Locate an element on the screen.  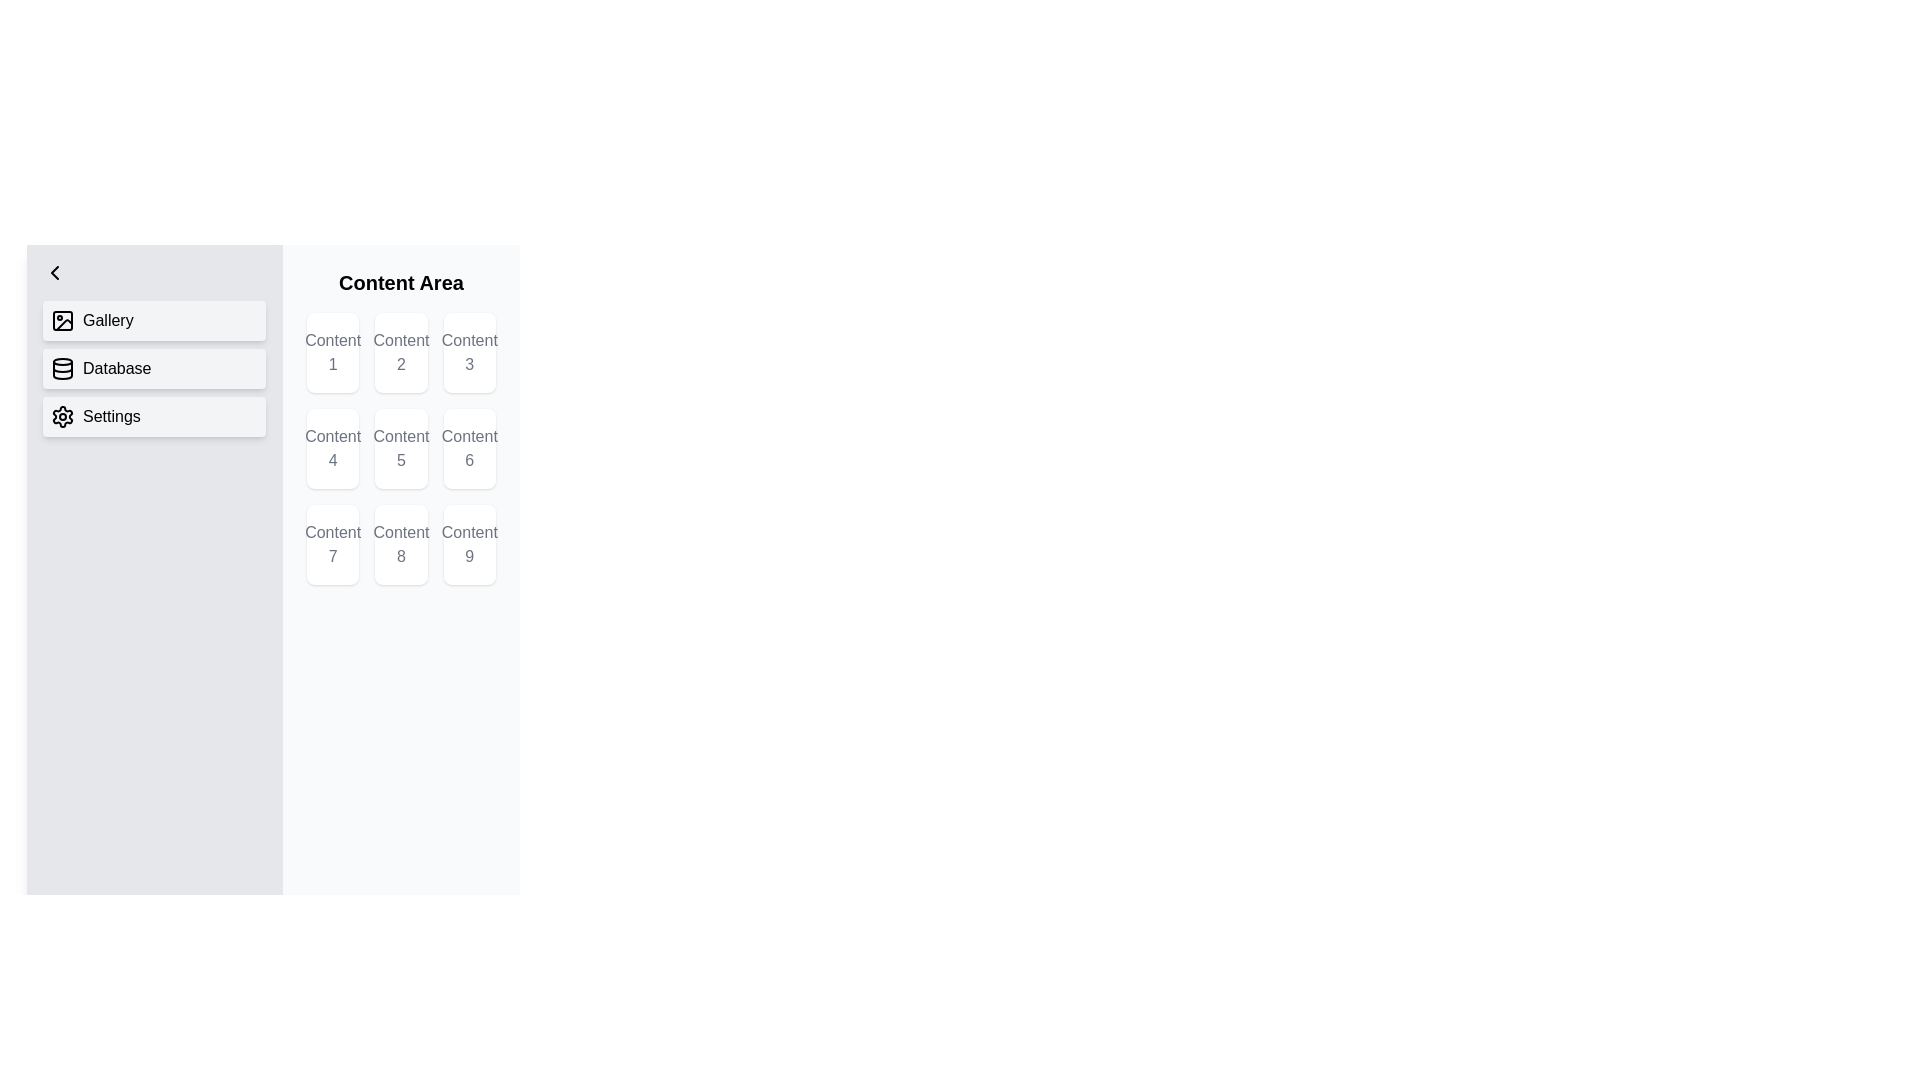
the button labeled 'Content 5' which is styled with a white background and rounded corners is located at coordinates (400, 447).